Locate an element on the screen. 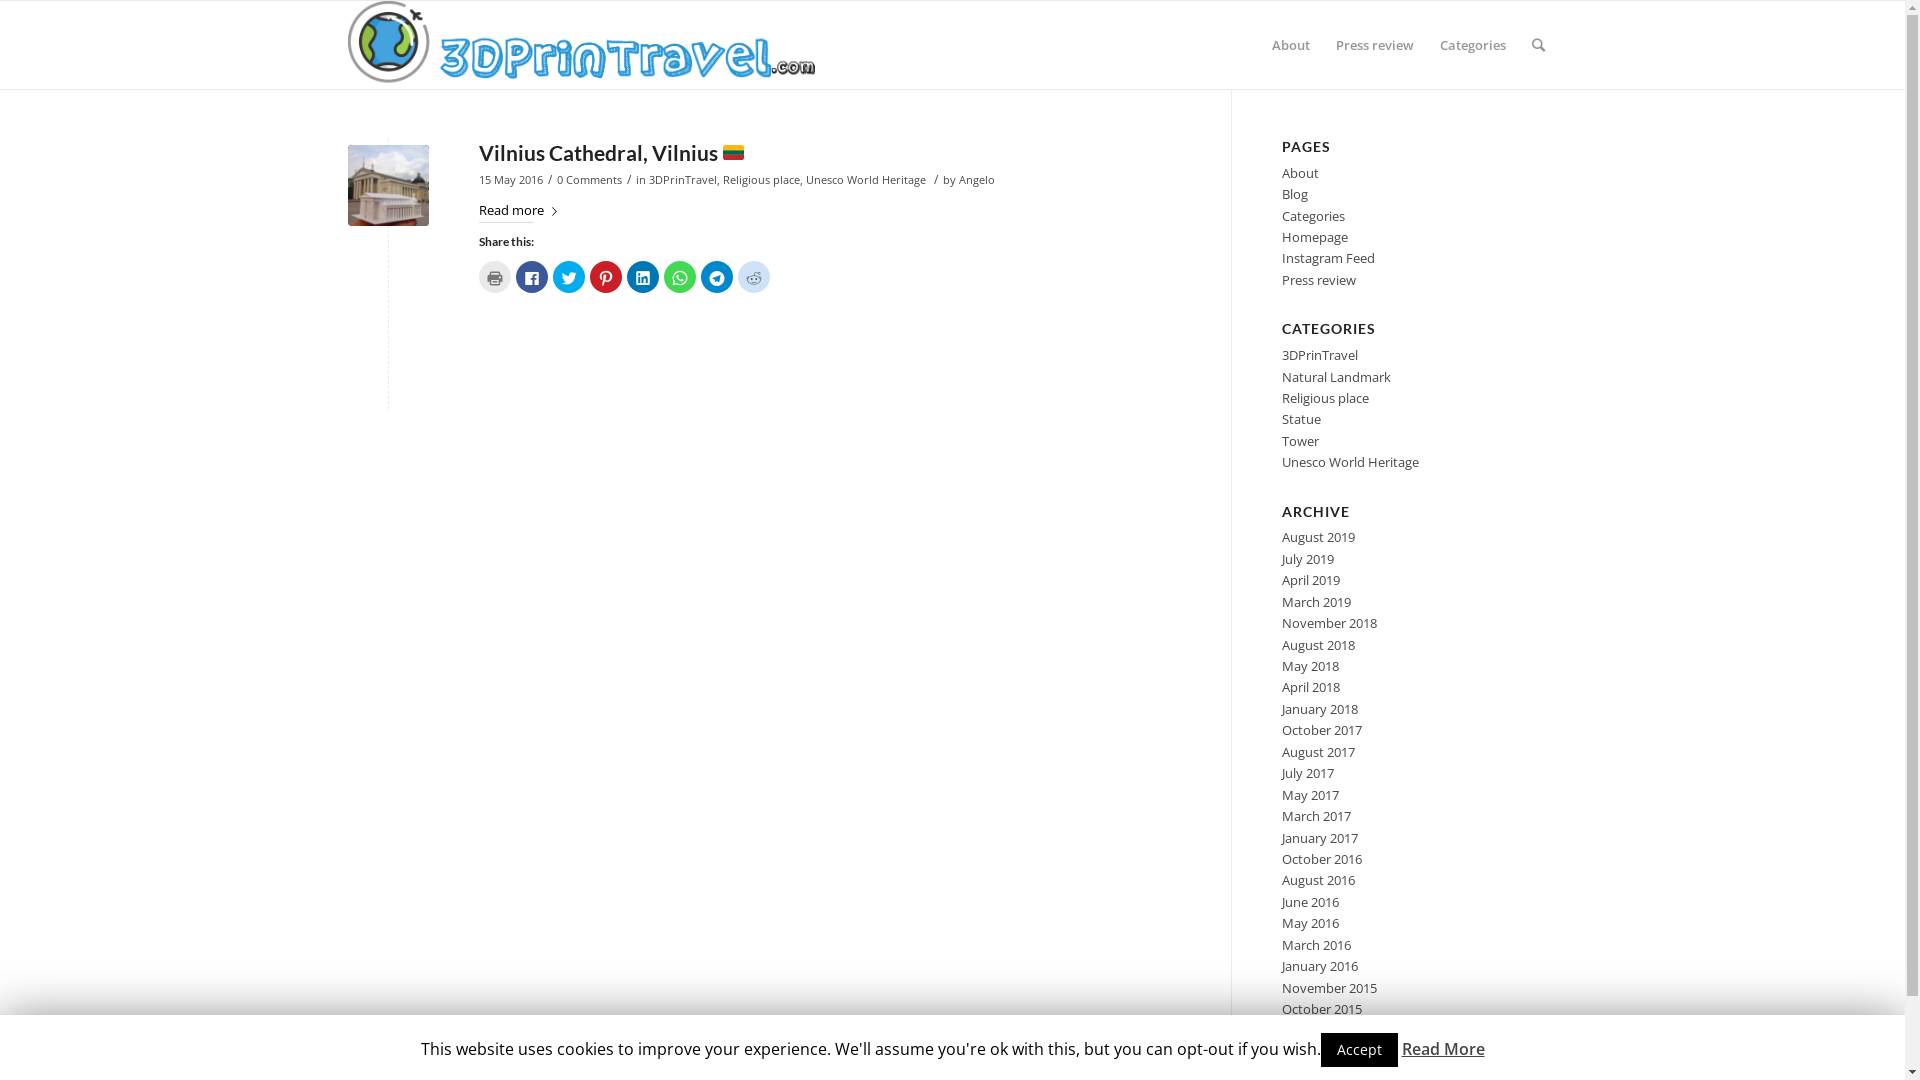  'March 2019' is located at coordinates (1316, 600).